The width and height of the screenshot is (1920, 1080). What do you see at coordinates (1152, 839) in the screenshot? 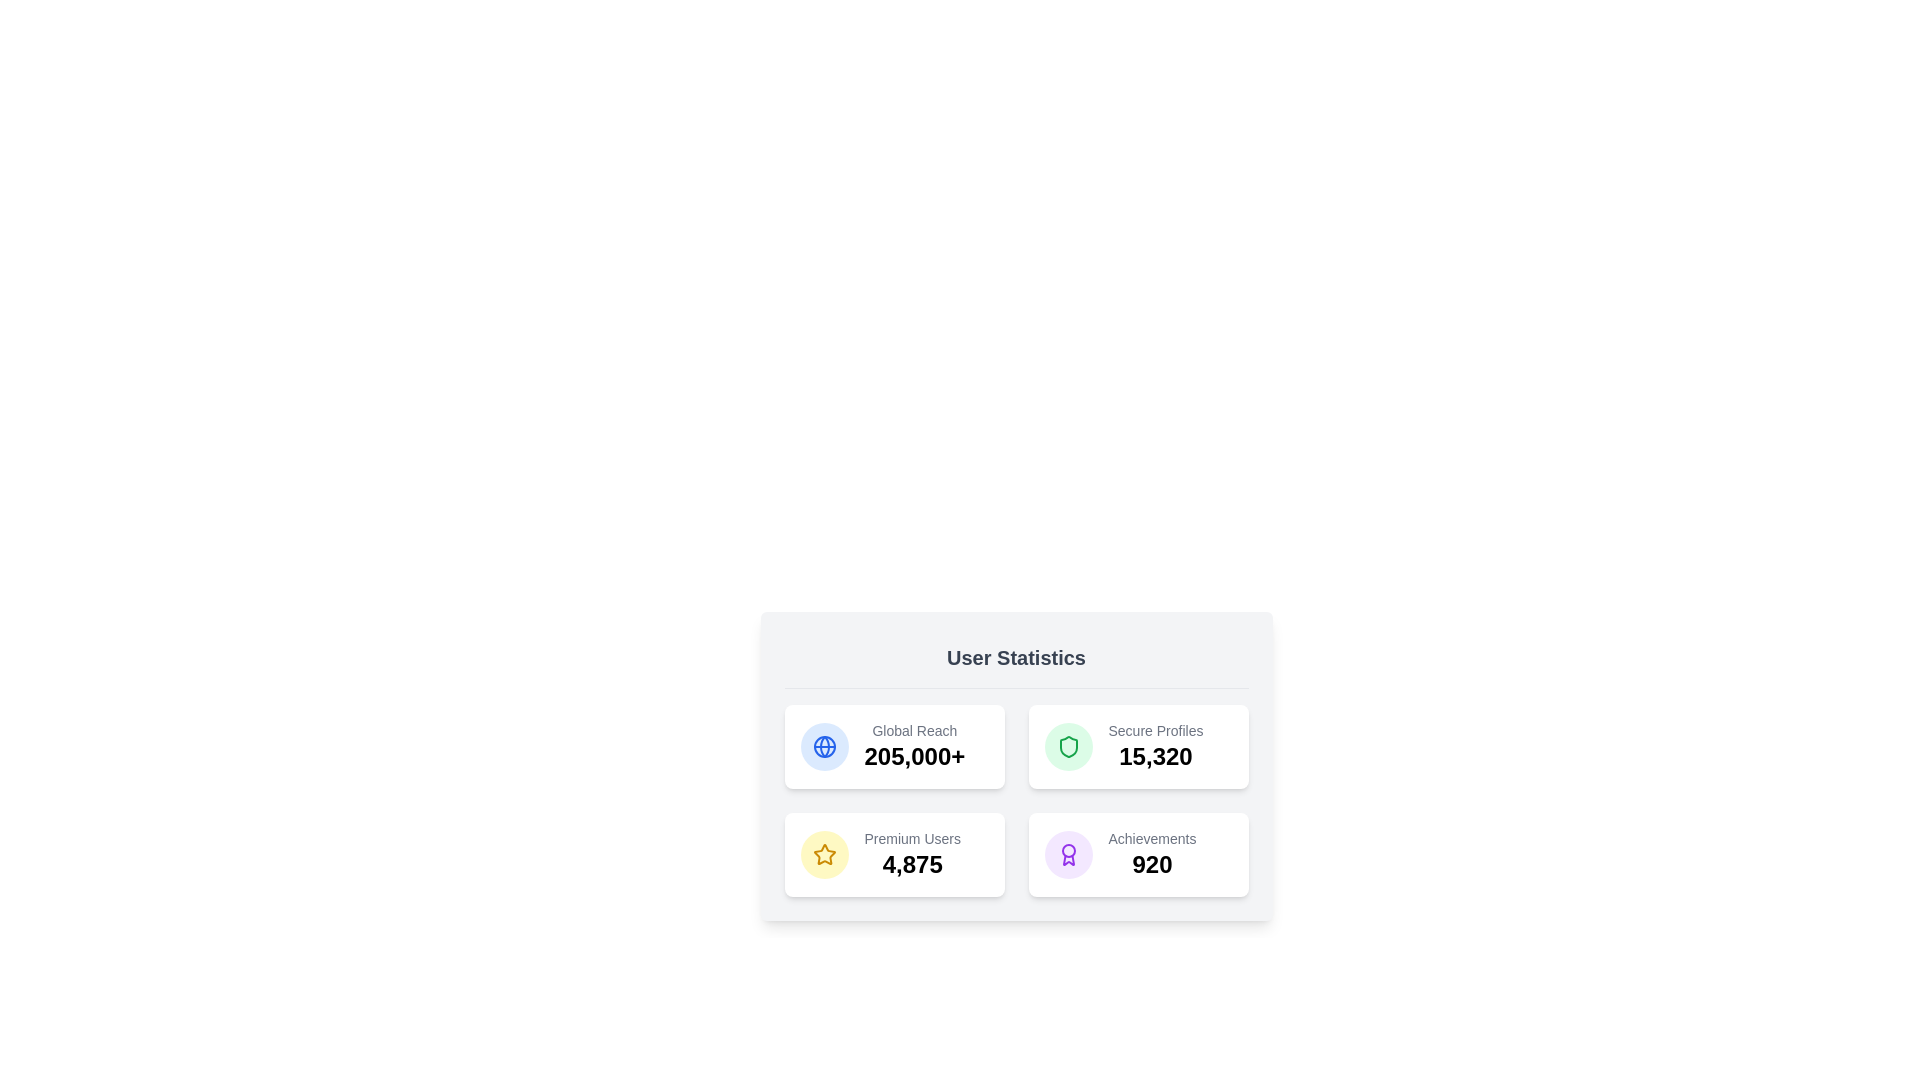
I see `text label displaying 'Achievements' located above the bold numerical value '920' within the lower-right card of a grid` at bounding box center [1152, 839].